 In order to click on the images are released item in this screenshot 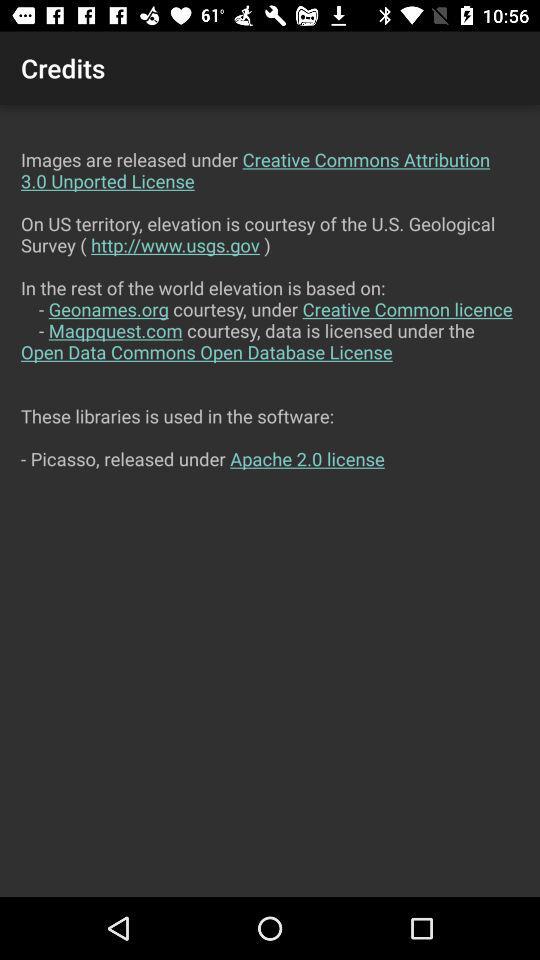, I will do `click(270, 500)`.